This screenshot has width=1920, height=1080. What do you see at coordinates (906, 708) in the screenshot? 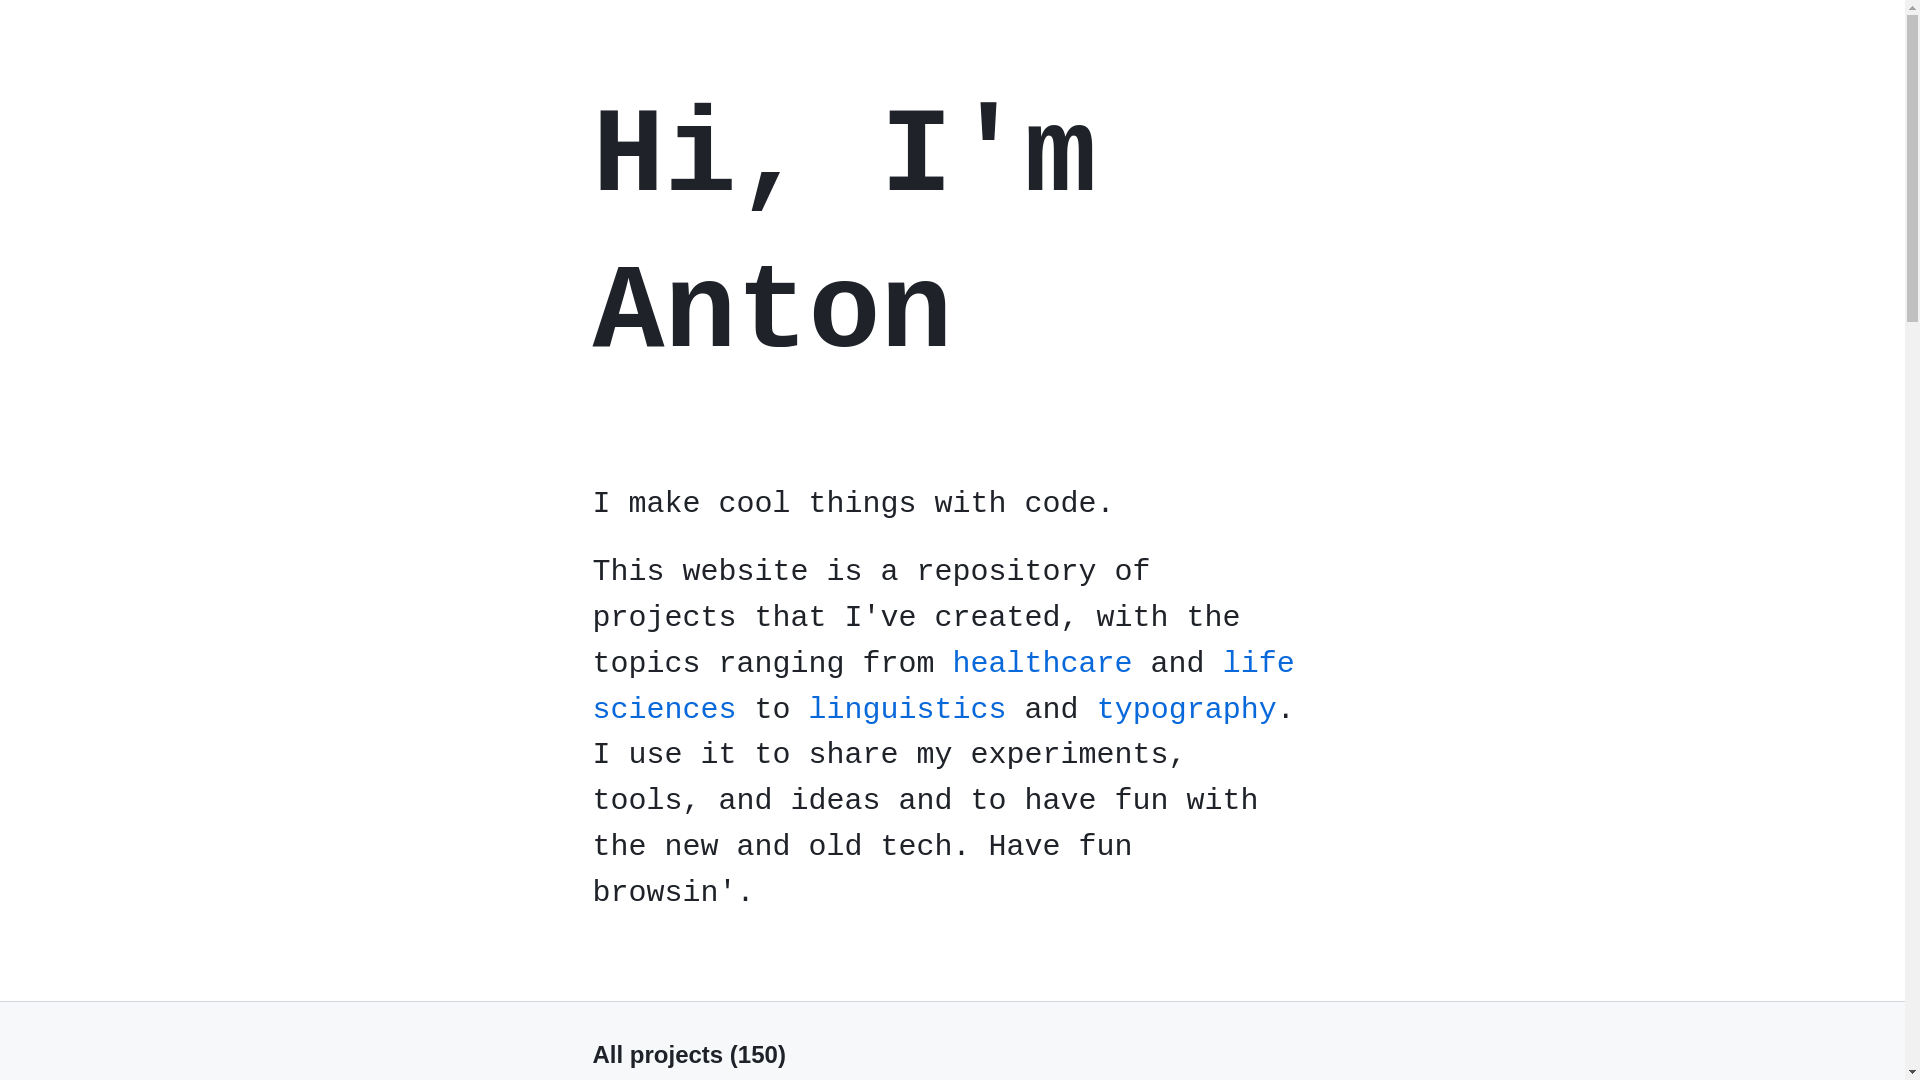
I see `'linguistics'` at bounding box center [906, 708].